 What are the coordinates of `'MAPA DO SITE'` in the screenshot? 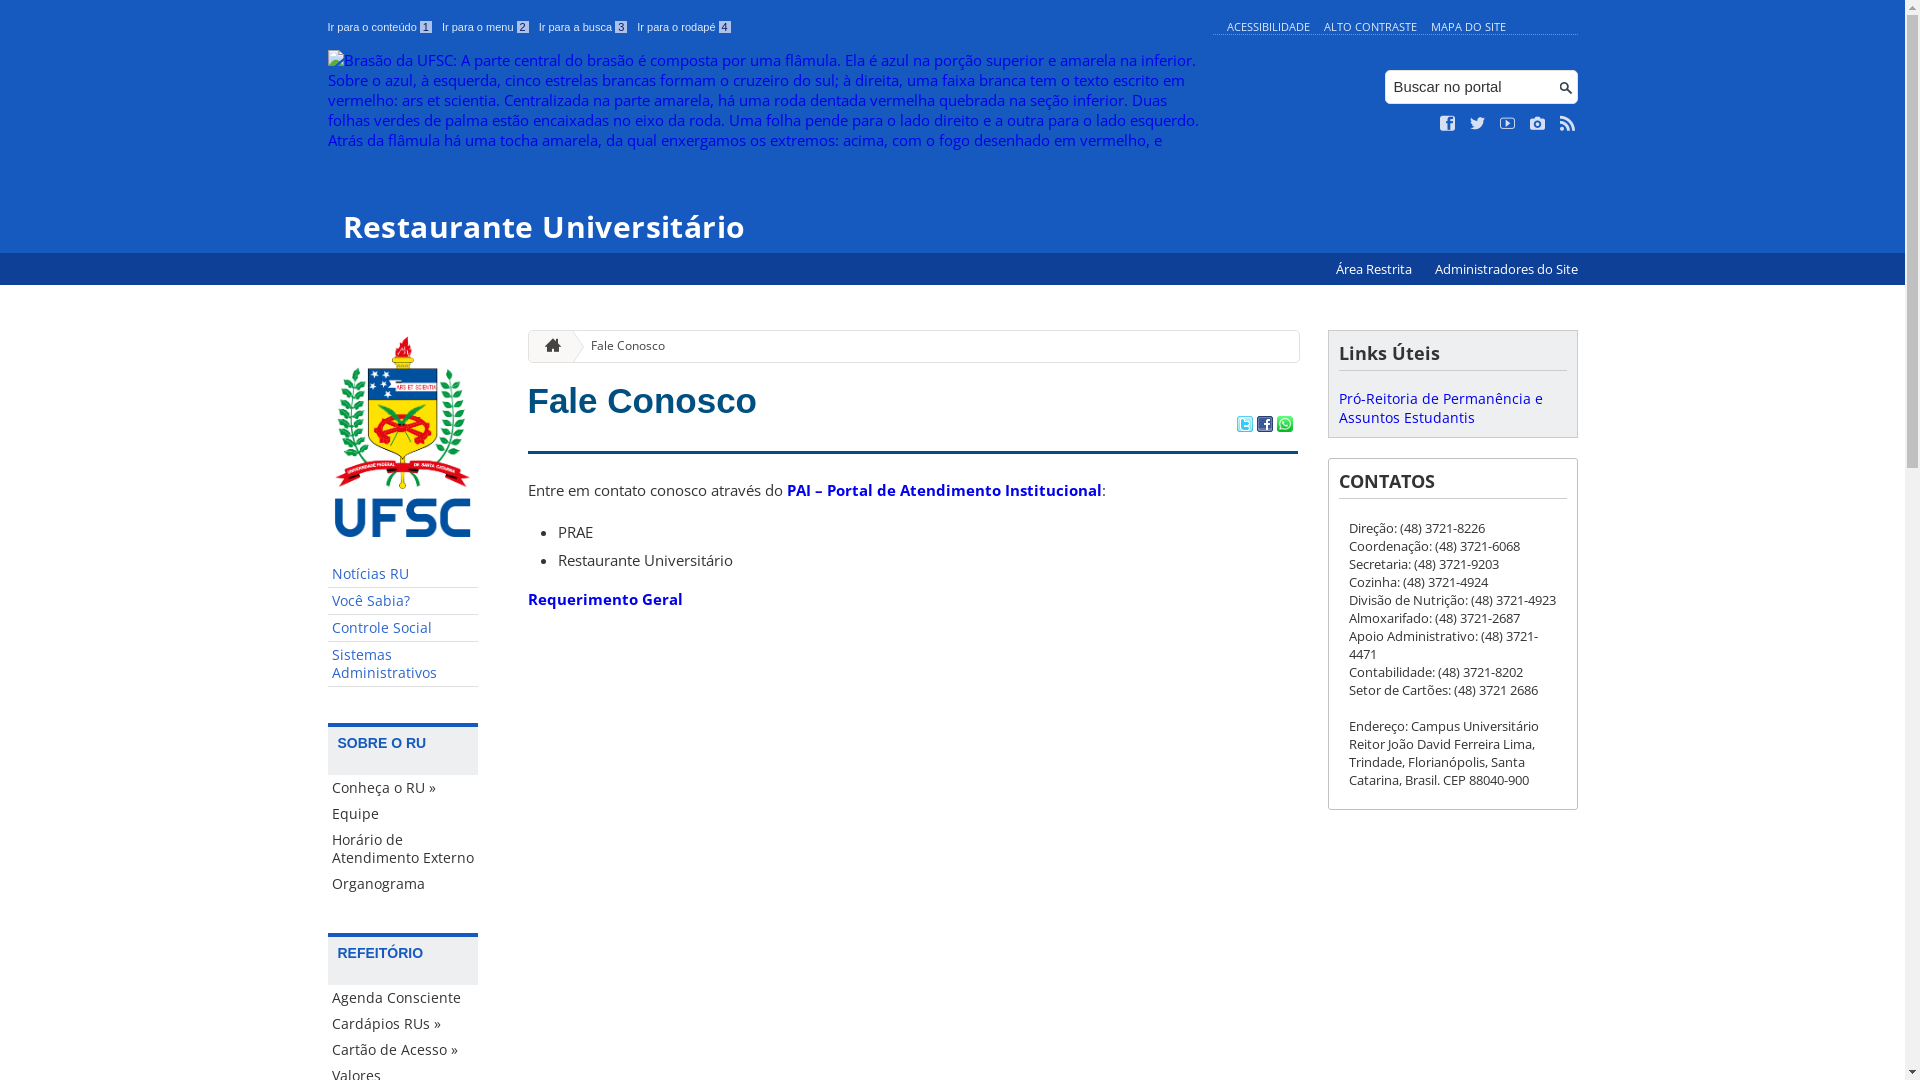 It's located at (1467, 26).